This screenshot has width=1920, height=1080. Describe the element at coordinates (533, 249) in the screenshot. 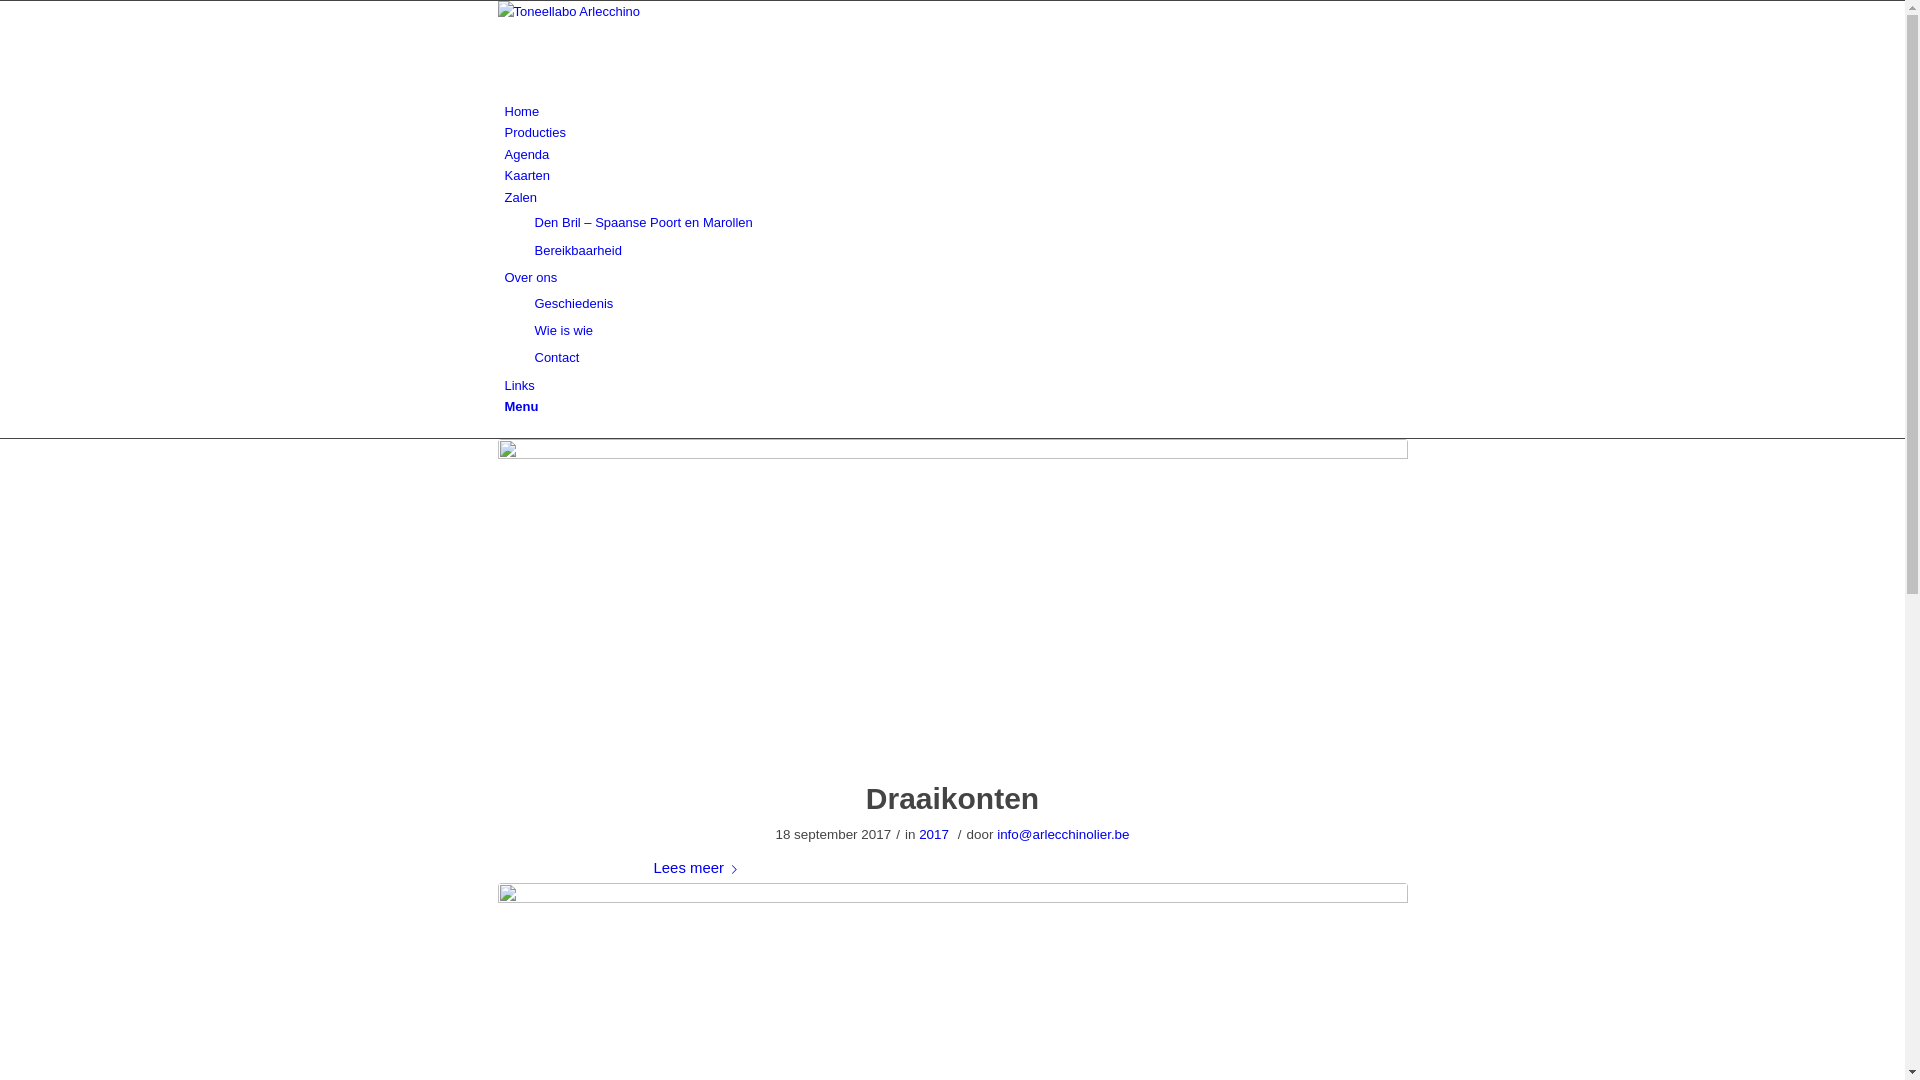

I see `'Bereikbaarheid'` at that location.